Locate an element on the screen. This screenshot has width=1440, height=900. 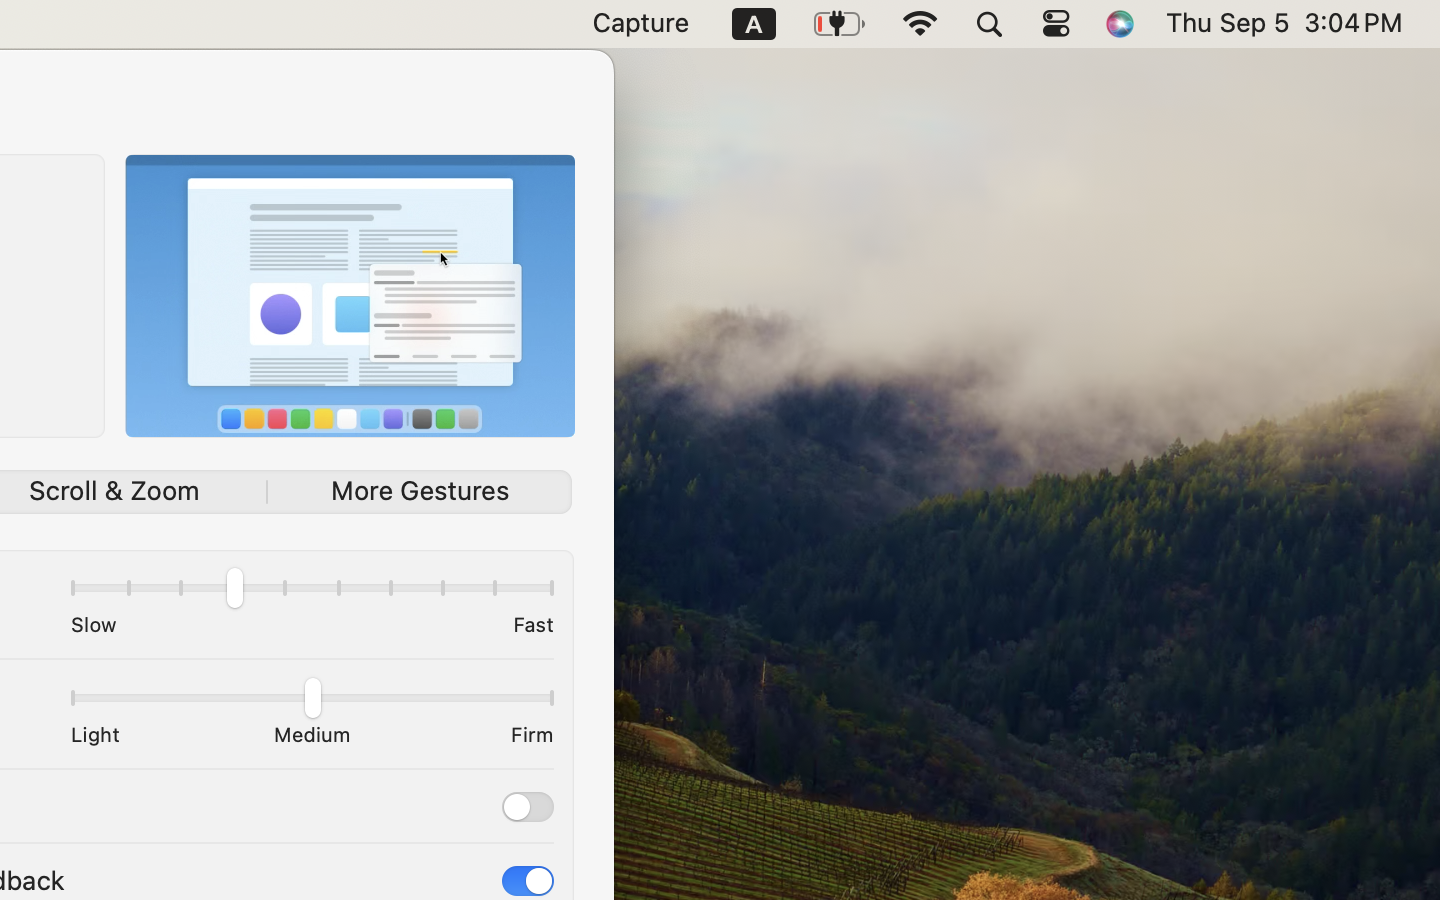
'3.0' is located at coordinates (311, 592).